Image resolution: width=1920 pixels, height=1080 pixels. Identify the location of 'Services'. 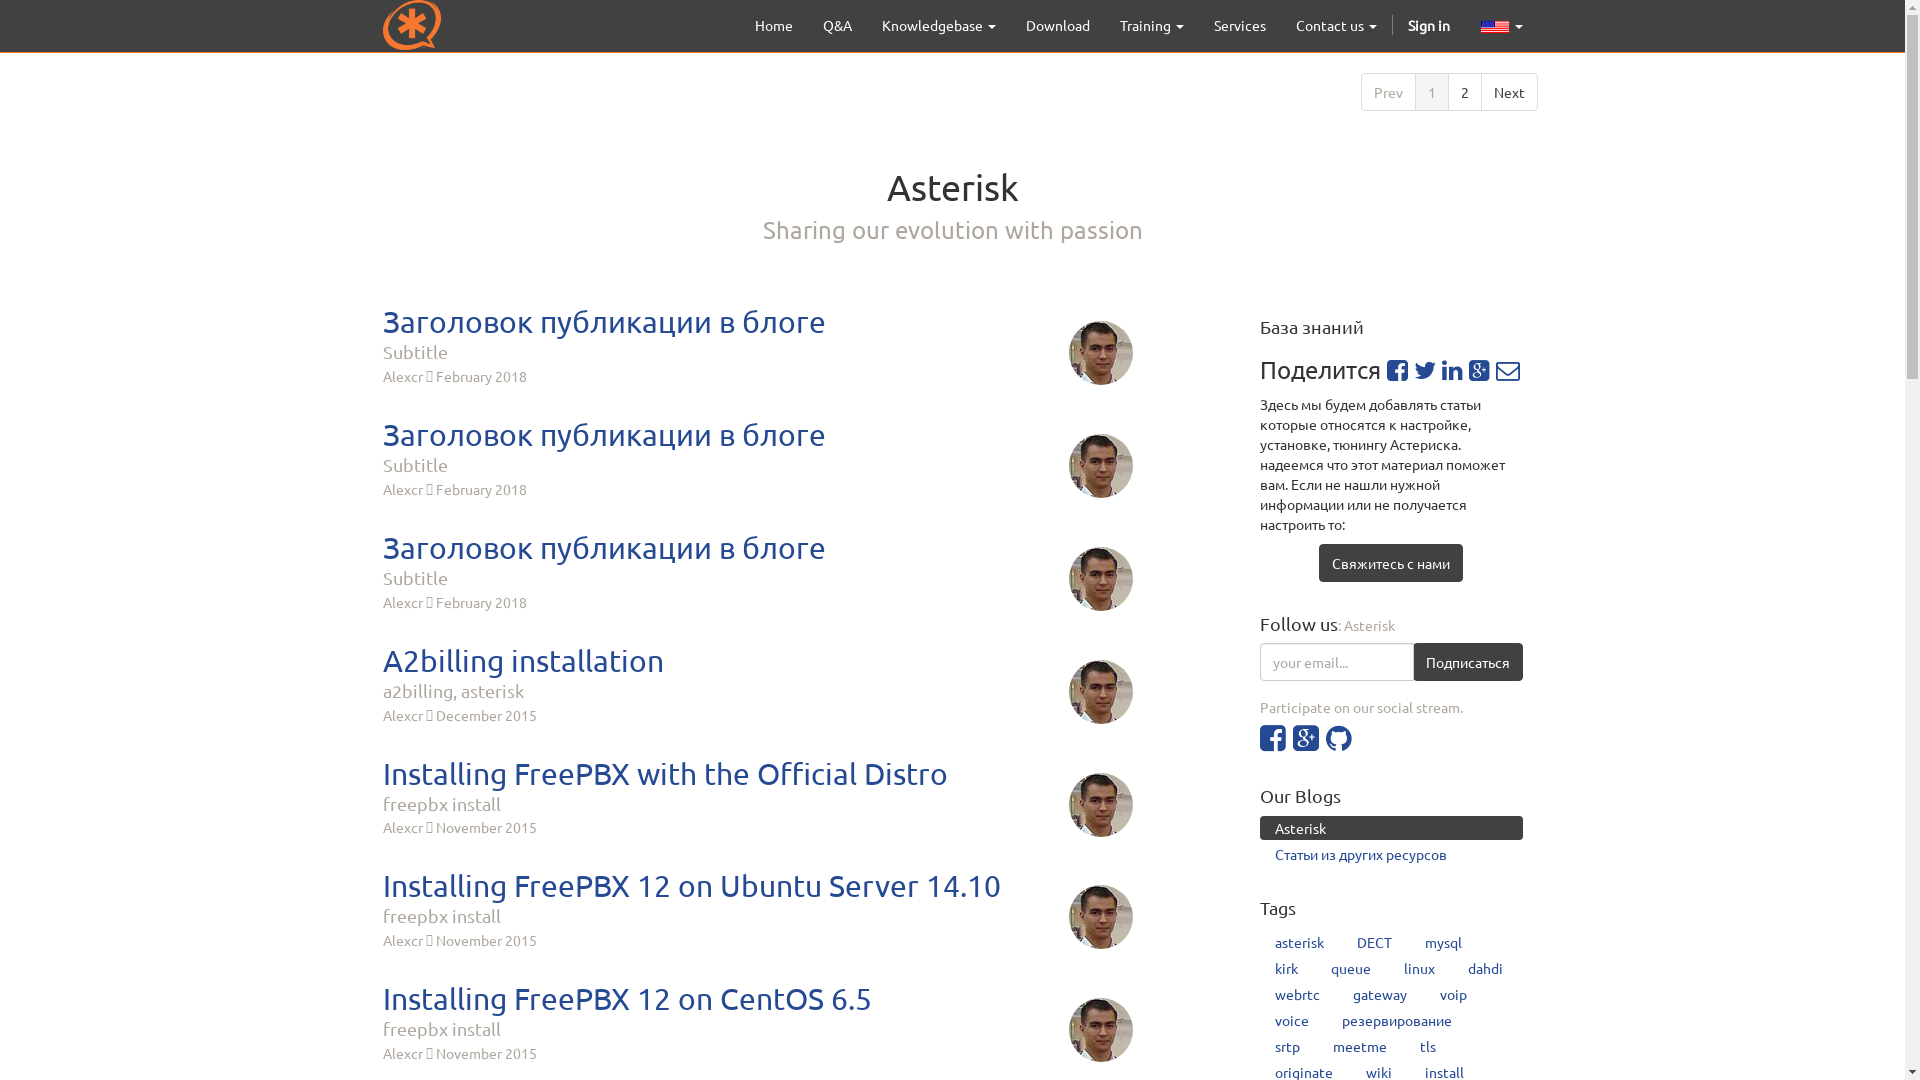
(1237, 24).